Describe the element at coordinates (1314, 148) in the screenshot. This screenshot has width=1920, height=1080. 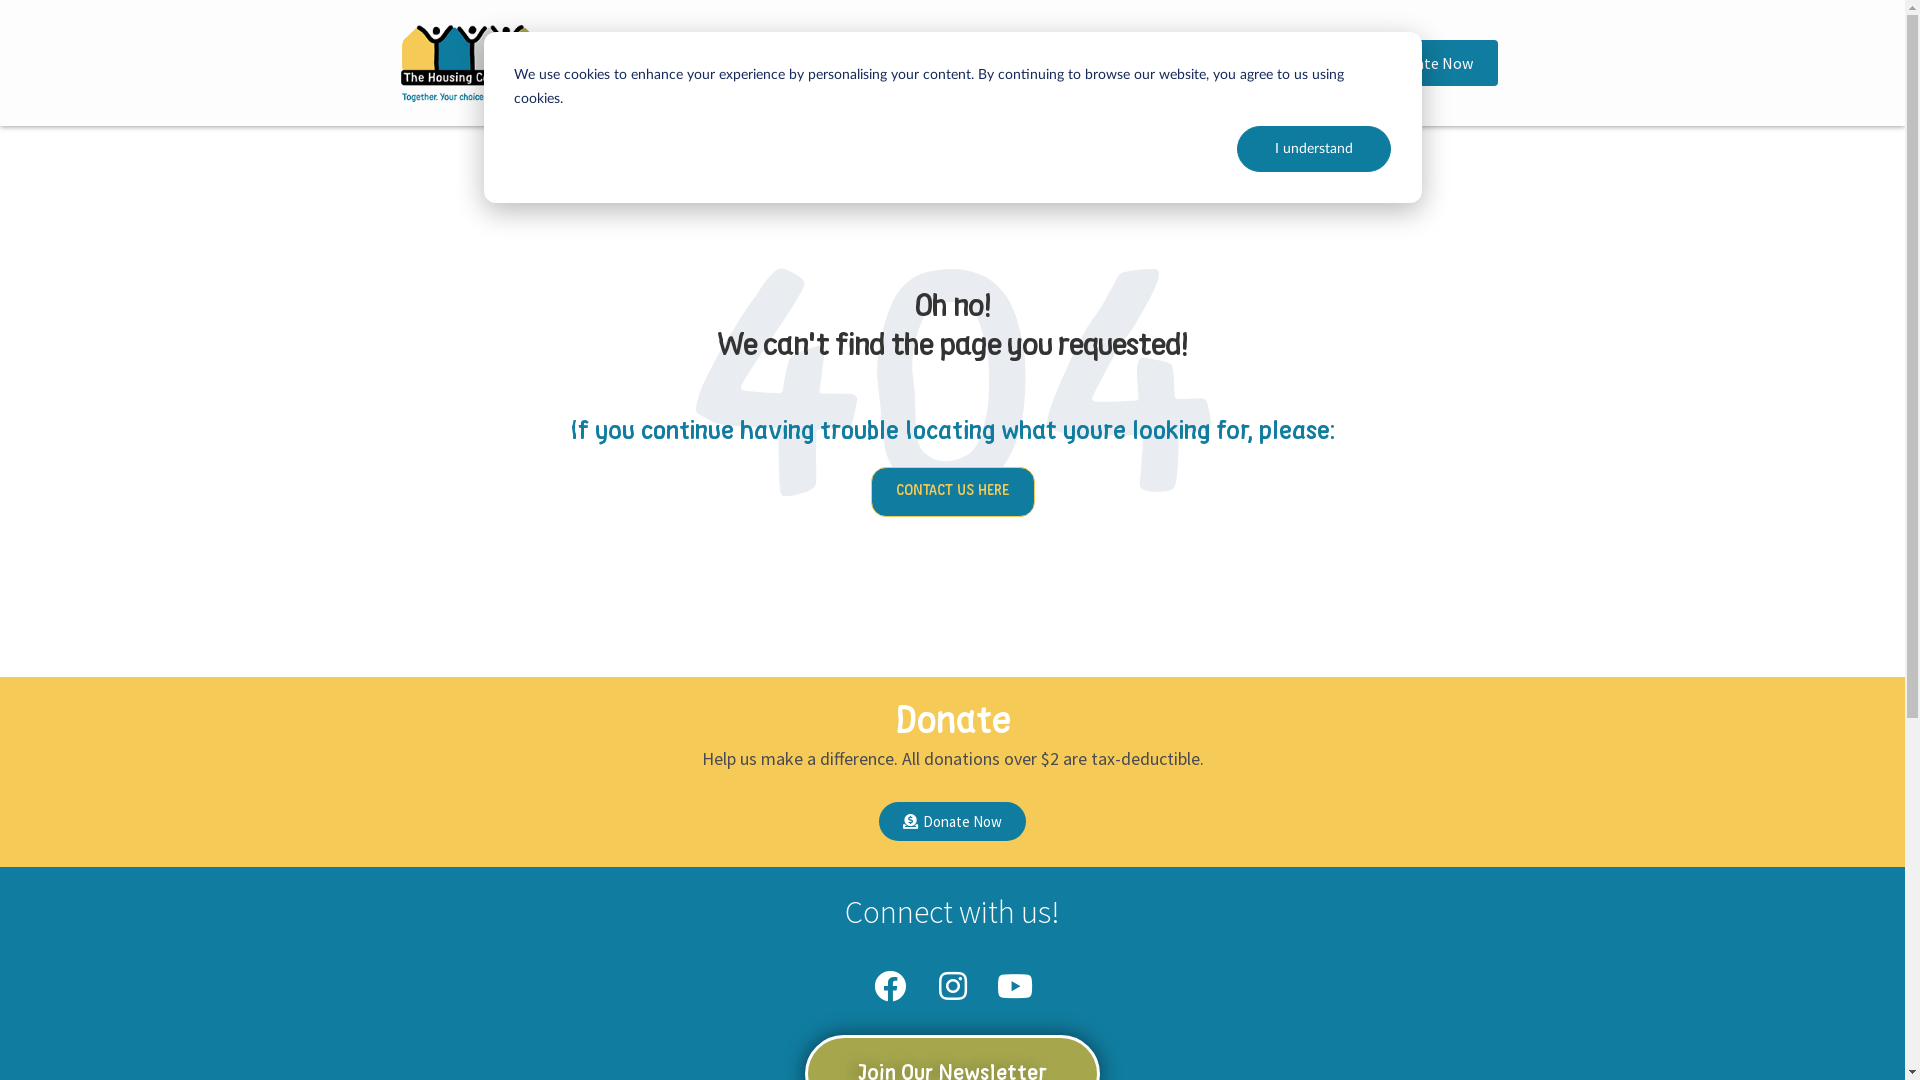
I see `'I understand'` at that location.